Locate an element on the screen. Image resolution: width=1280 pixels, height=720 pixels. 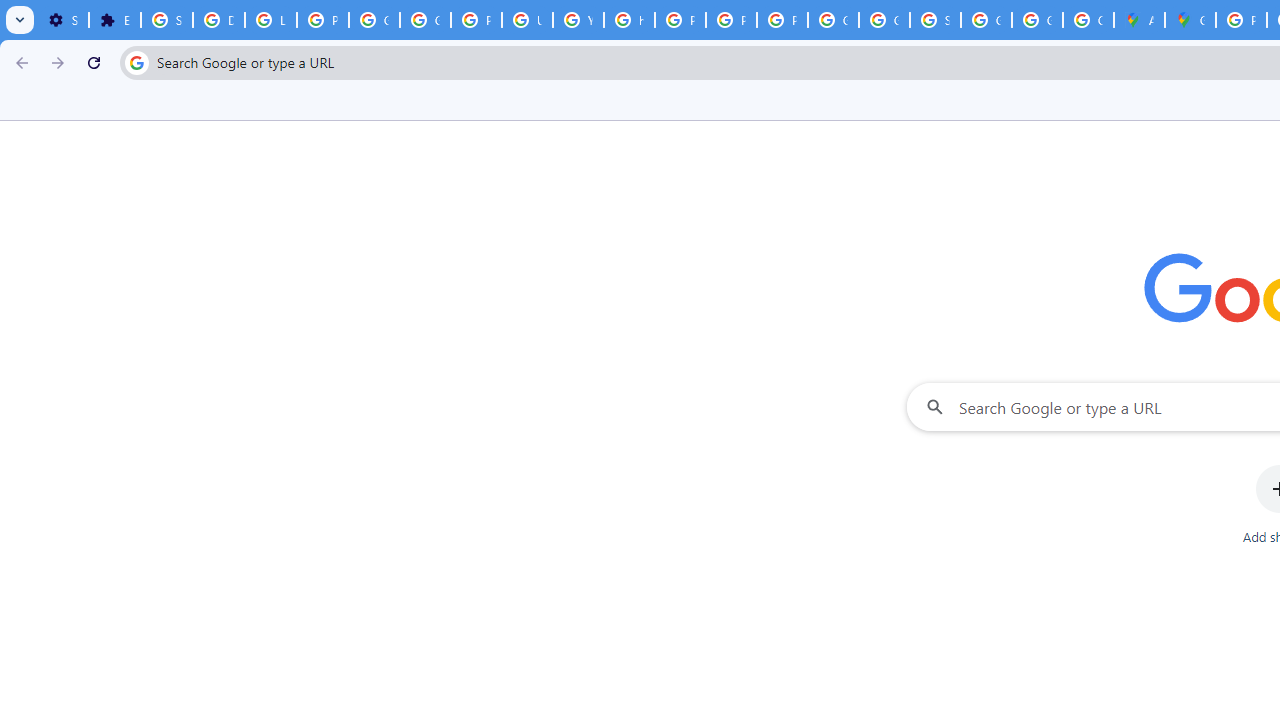
'Settings - On startup' is located at coordinates (63, 20).